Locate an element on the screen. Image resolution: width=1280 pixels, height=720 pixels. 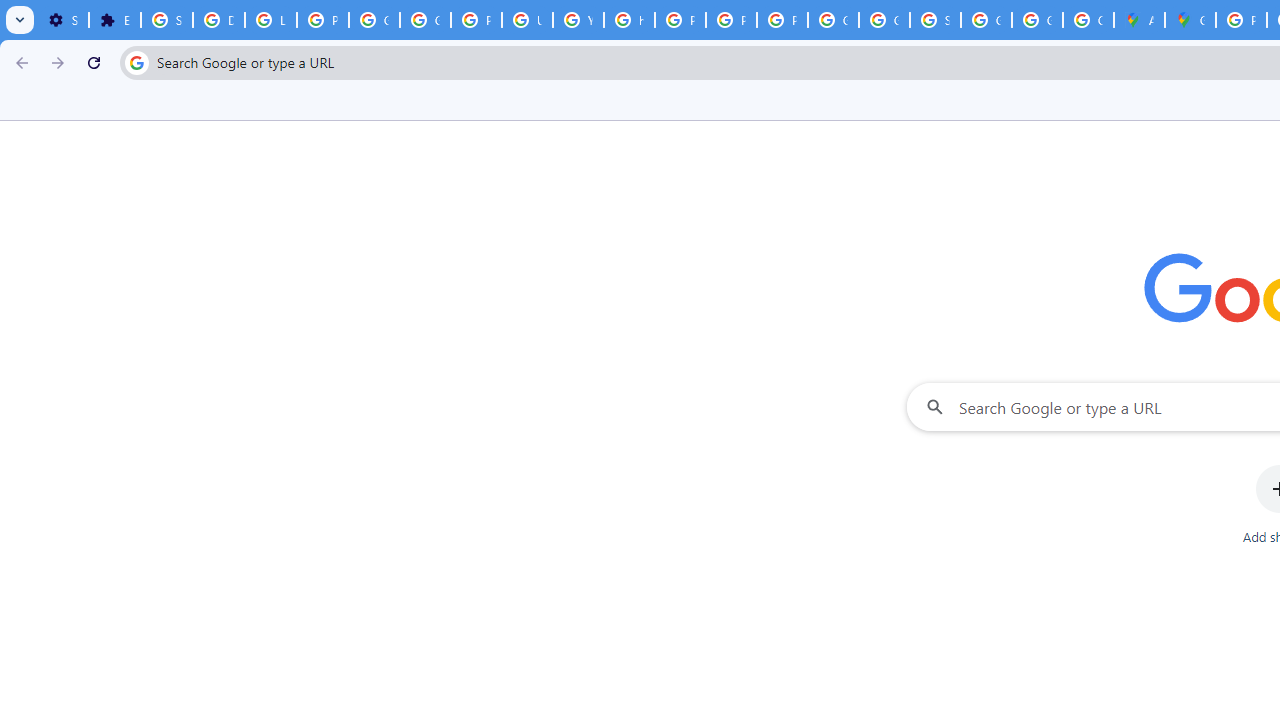
'Settings - On startup' is located at coordinates (63, 20).